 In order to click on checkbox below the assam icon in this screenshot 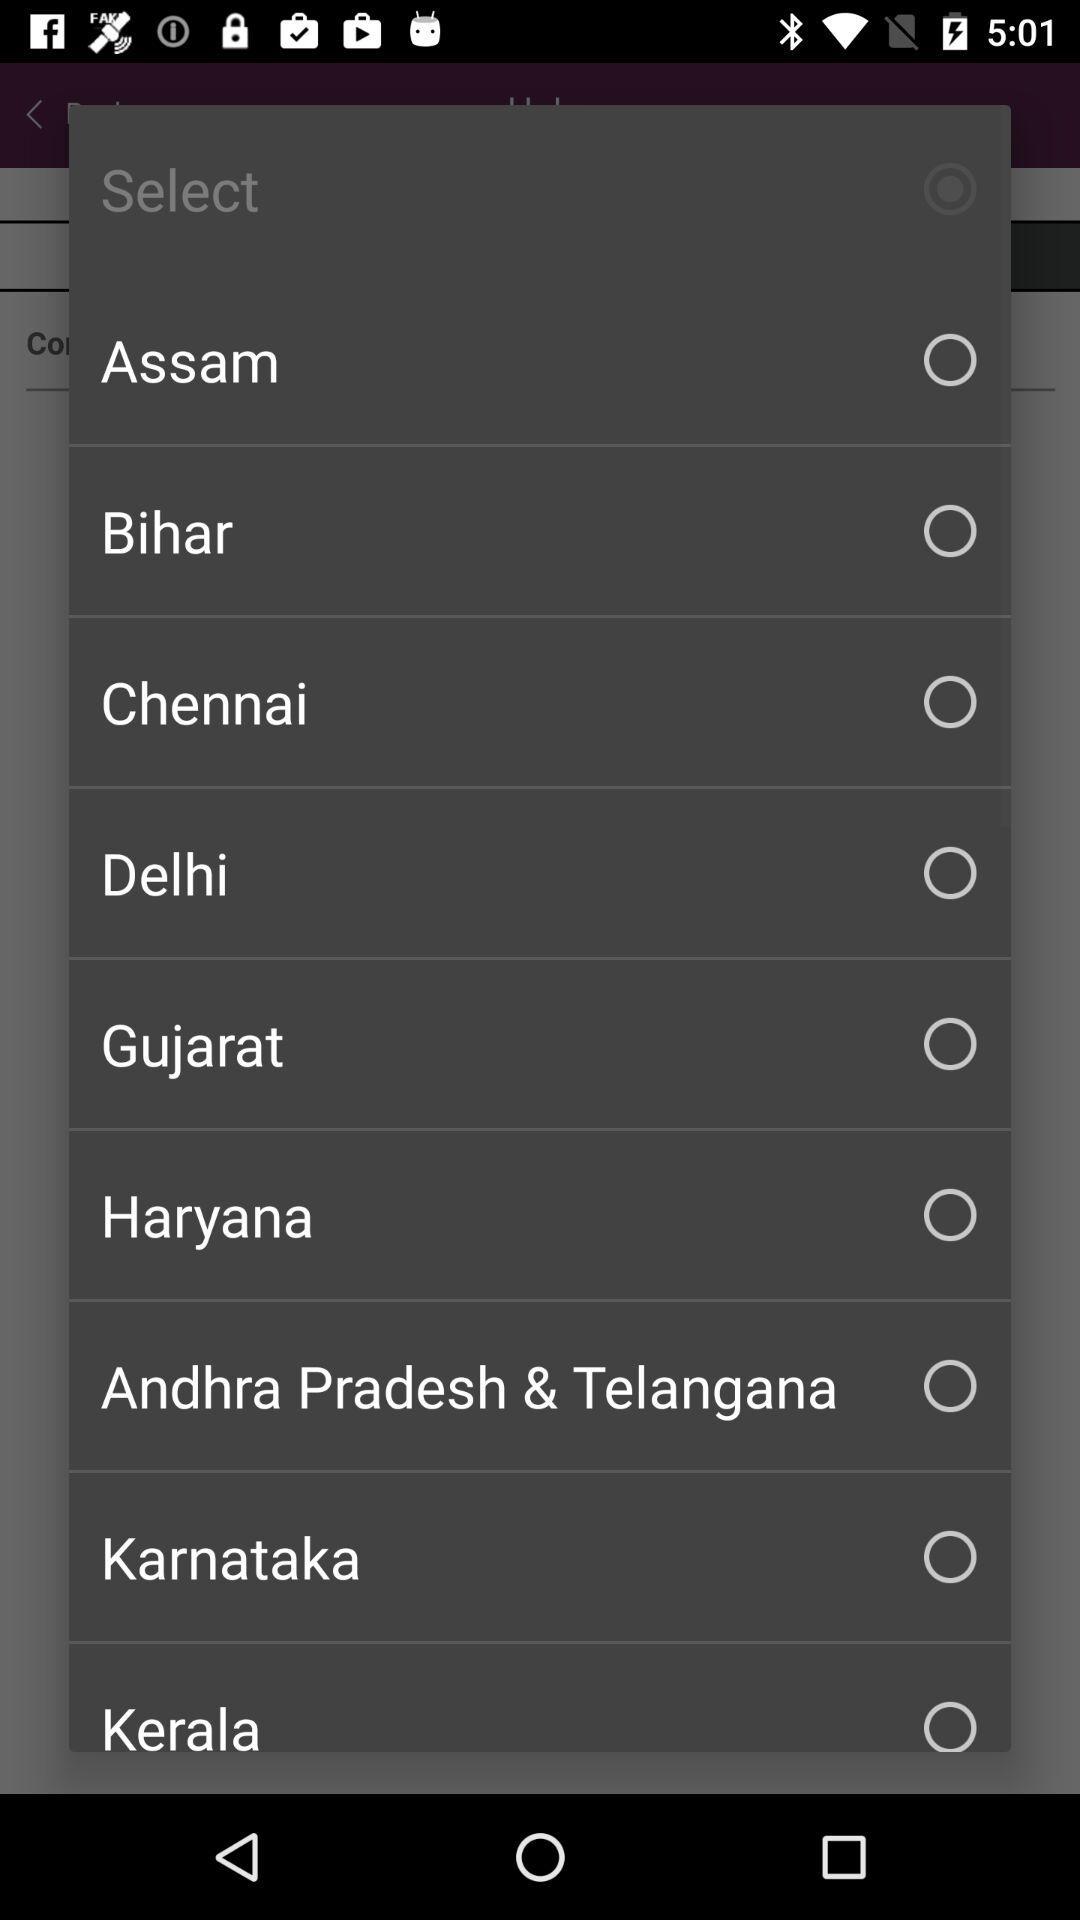, I will do `click(540, 531)`.